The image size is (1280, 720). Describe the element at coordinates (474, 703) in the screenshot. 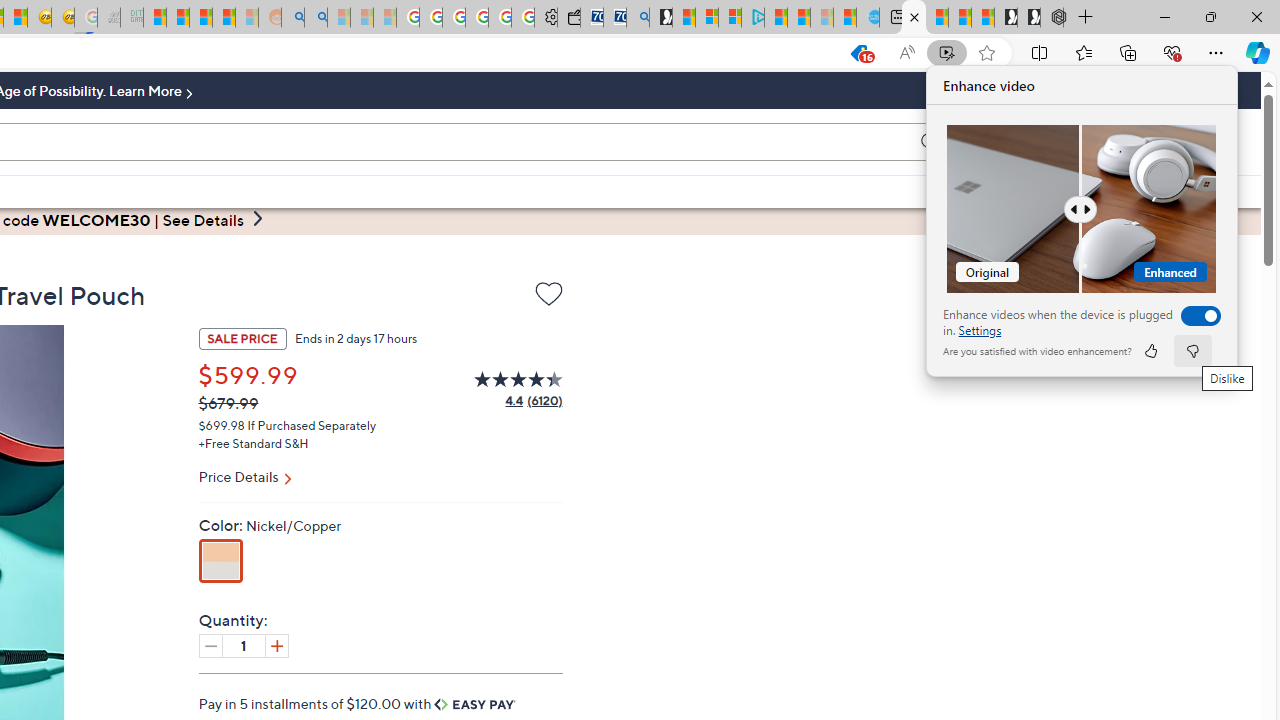

I see `'Easy Pay'` at that location.